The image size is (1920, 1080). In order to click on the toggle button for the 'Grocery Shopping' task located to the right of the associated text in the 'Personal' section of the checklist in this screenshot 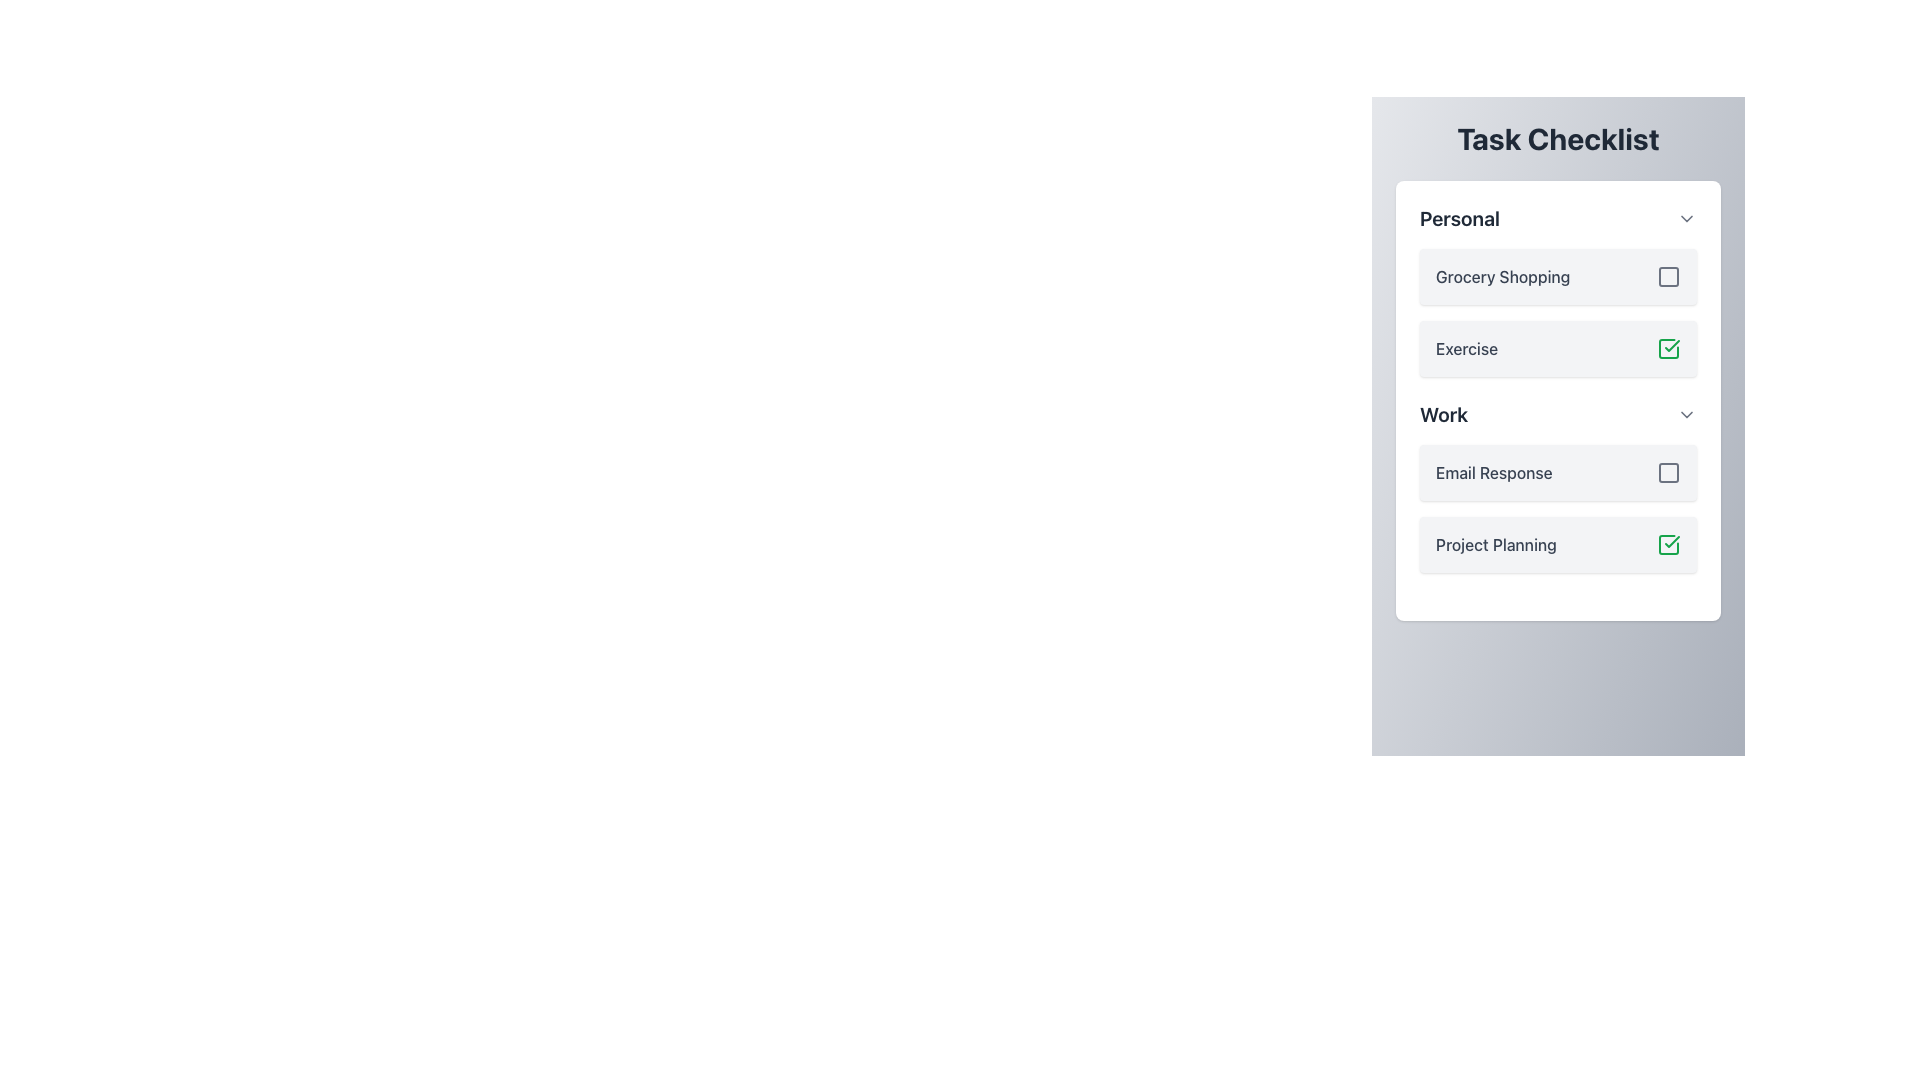, I will do `click(1669, 277)`.